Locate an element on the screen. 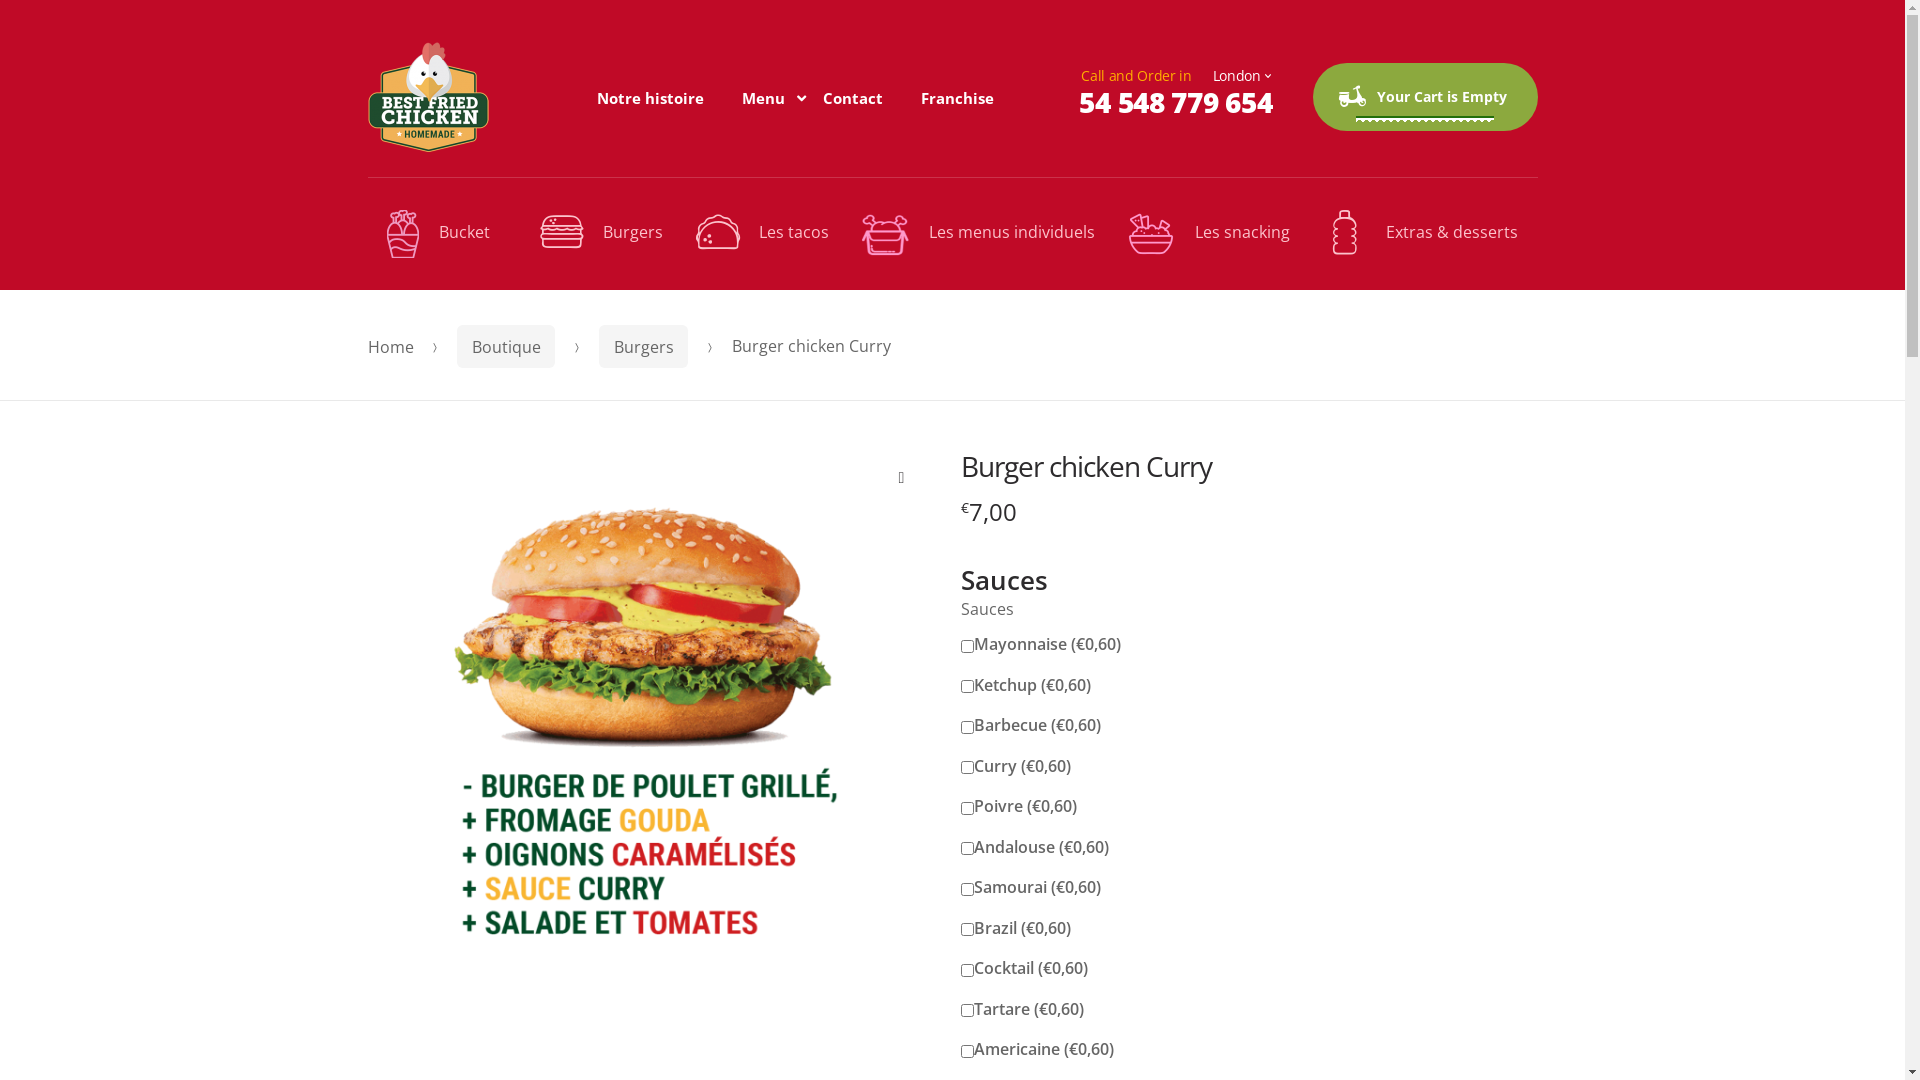 This screenshot has height=1080, width=1920. 'Burgers' is located at coordinates (643, 345).